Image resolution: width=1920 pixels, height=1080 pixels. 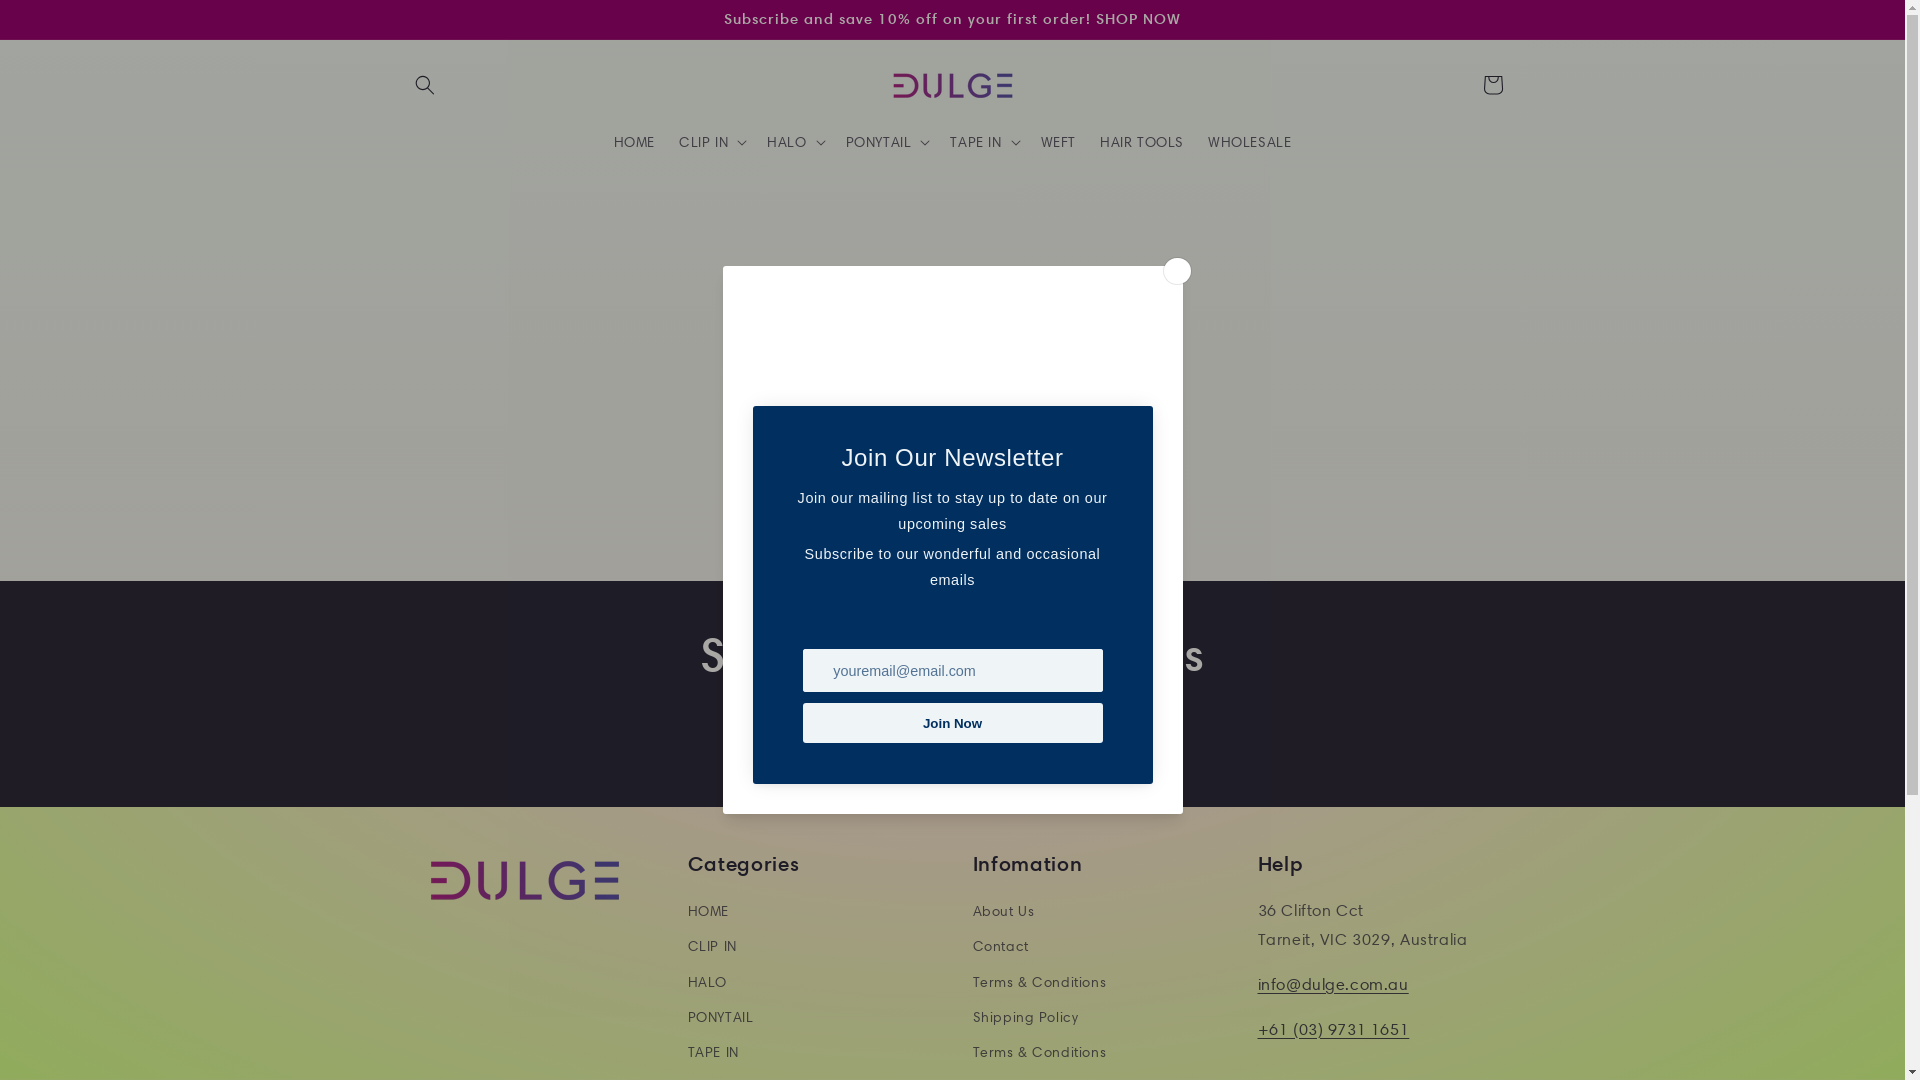 I want to click on 'TAPE IN', so click(x=687, y=1051).